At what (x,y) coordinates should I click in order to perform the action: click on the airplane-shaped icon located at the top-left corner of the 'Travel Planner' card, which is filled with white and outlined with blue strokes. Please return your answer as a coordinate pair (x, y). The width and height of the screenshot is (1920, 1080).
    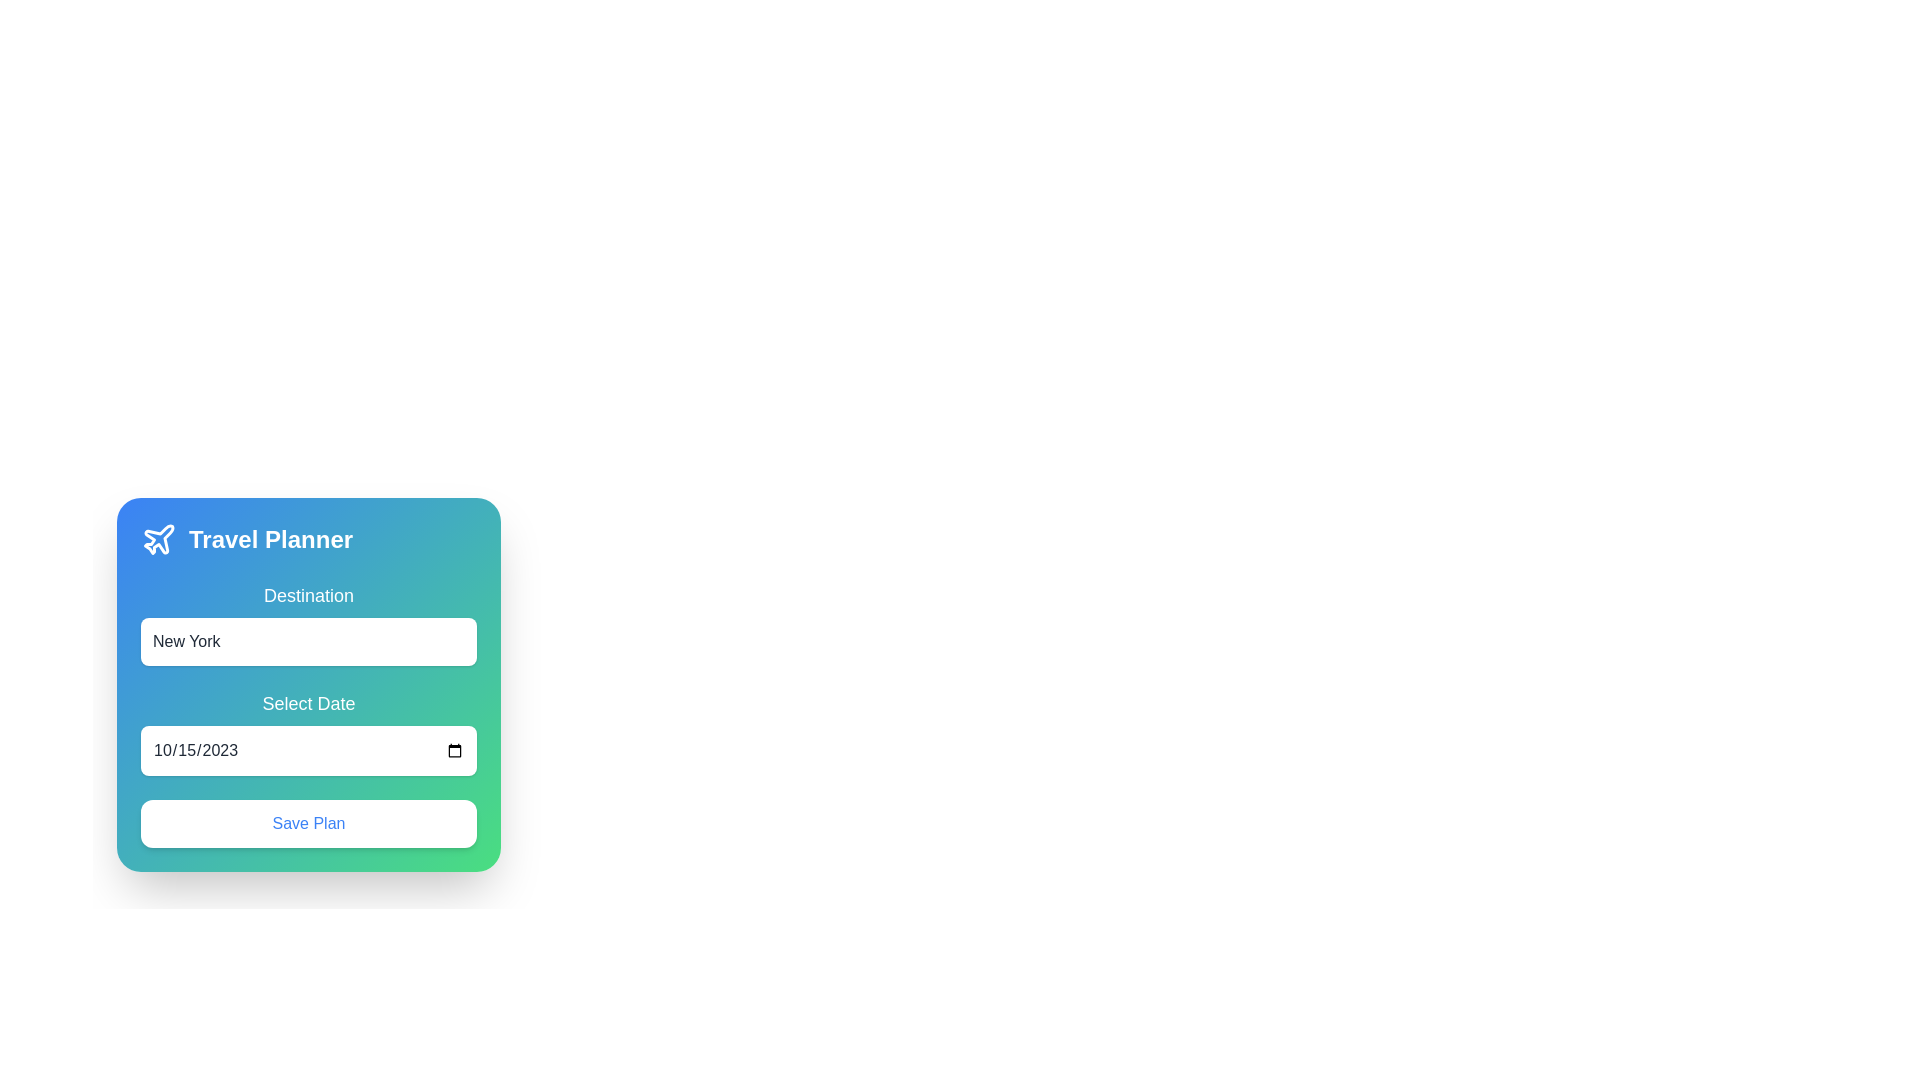
    Looking at the image, I should click on (158, 538).